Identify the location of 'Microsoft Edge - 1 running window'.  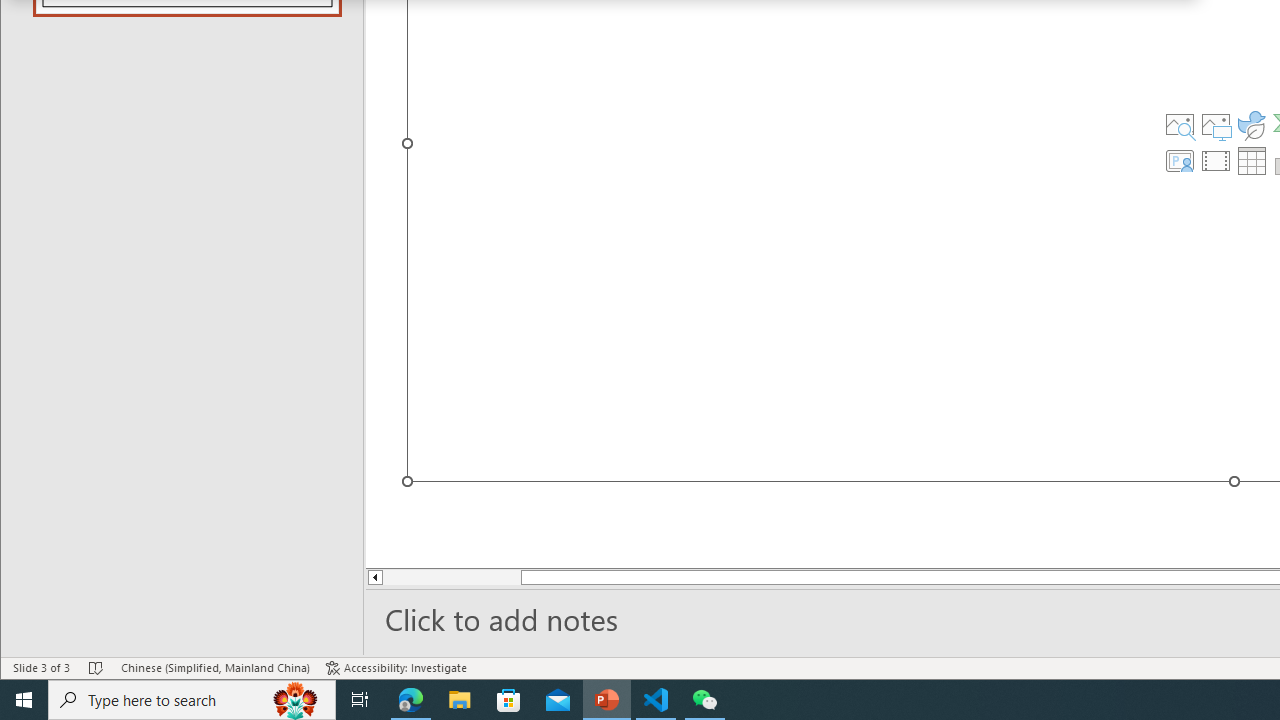
(410, 698).